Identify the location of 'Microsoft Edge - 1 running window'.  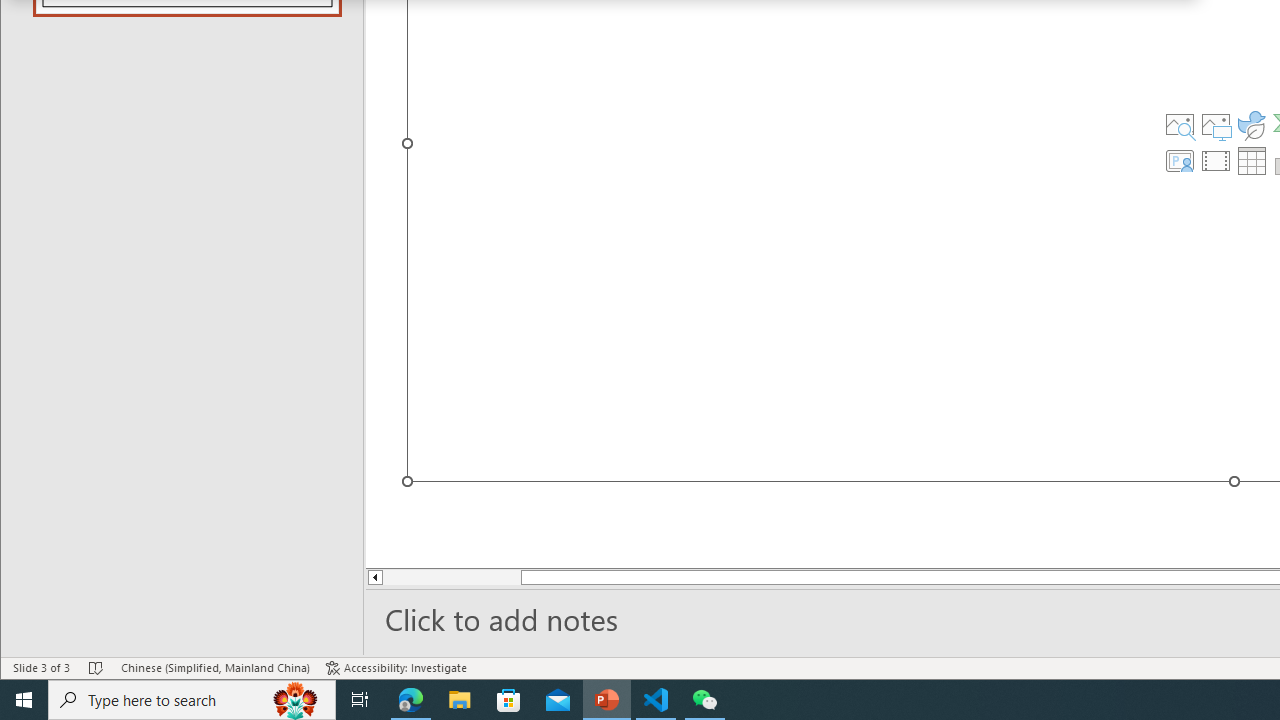
(410, 698).